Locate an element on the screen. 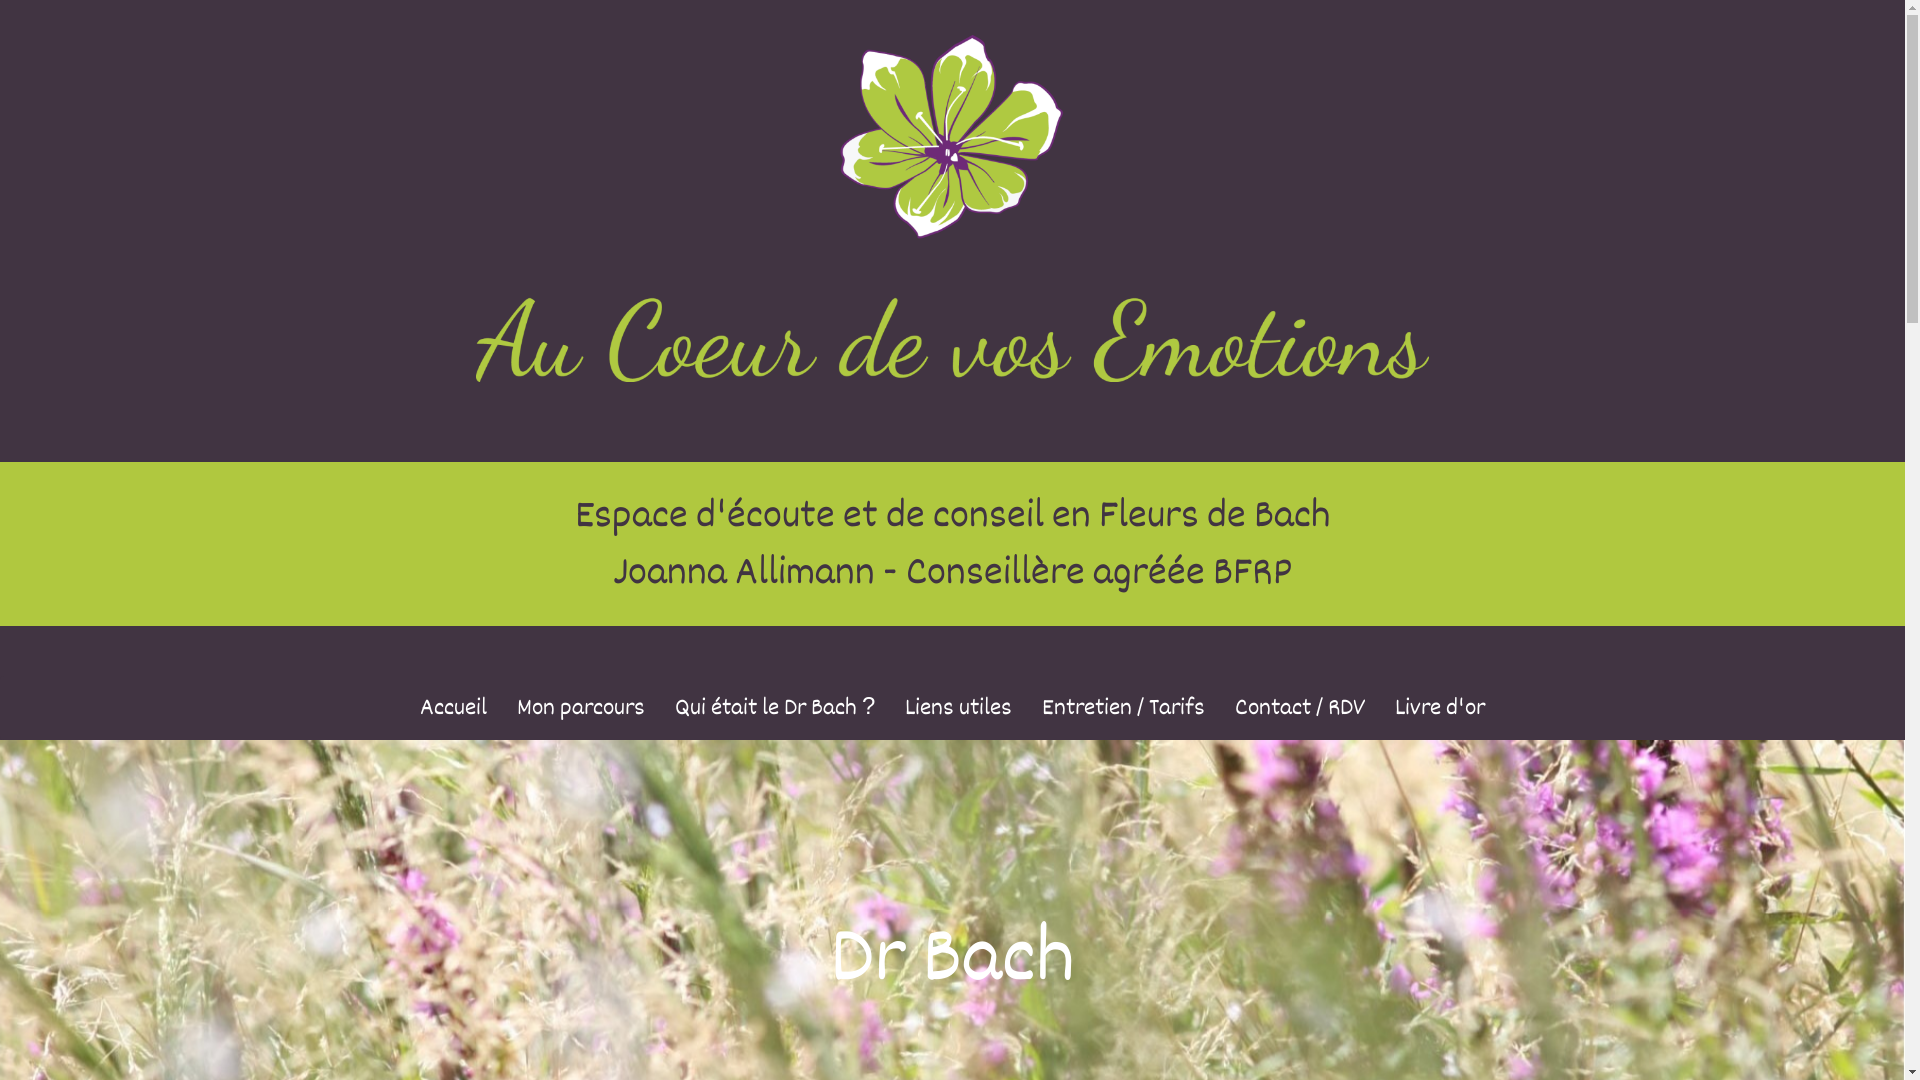  'Contact / RDV' is located at coordinates (1300, 707).